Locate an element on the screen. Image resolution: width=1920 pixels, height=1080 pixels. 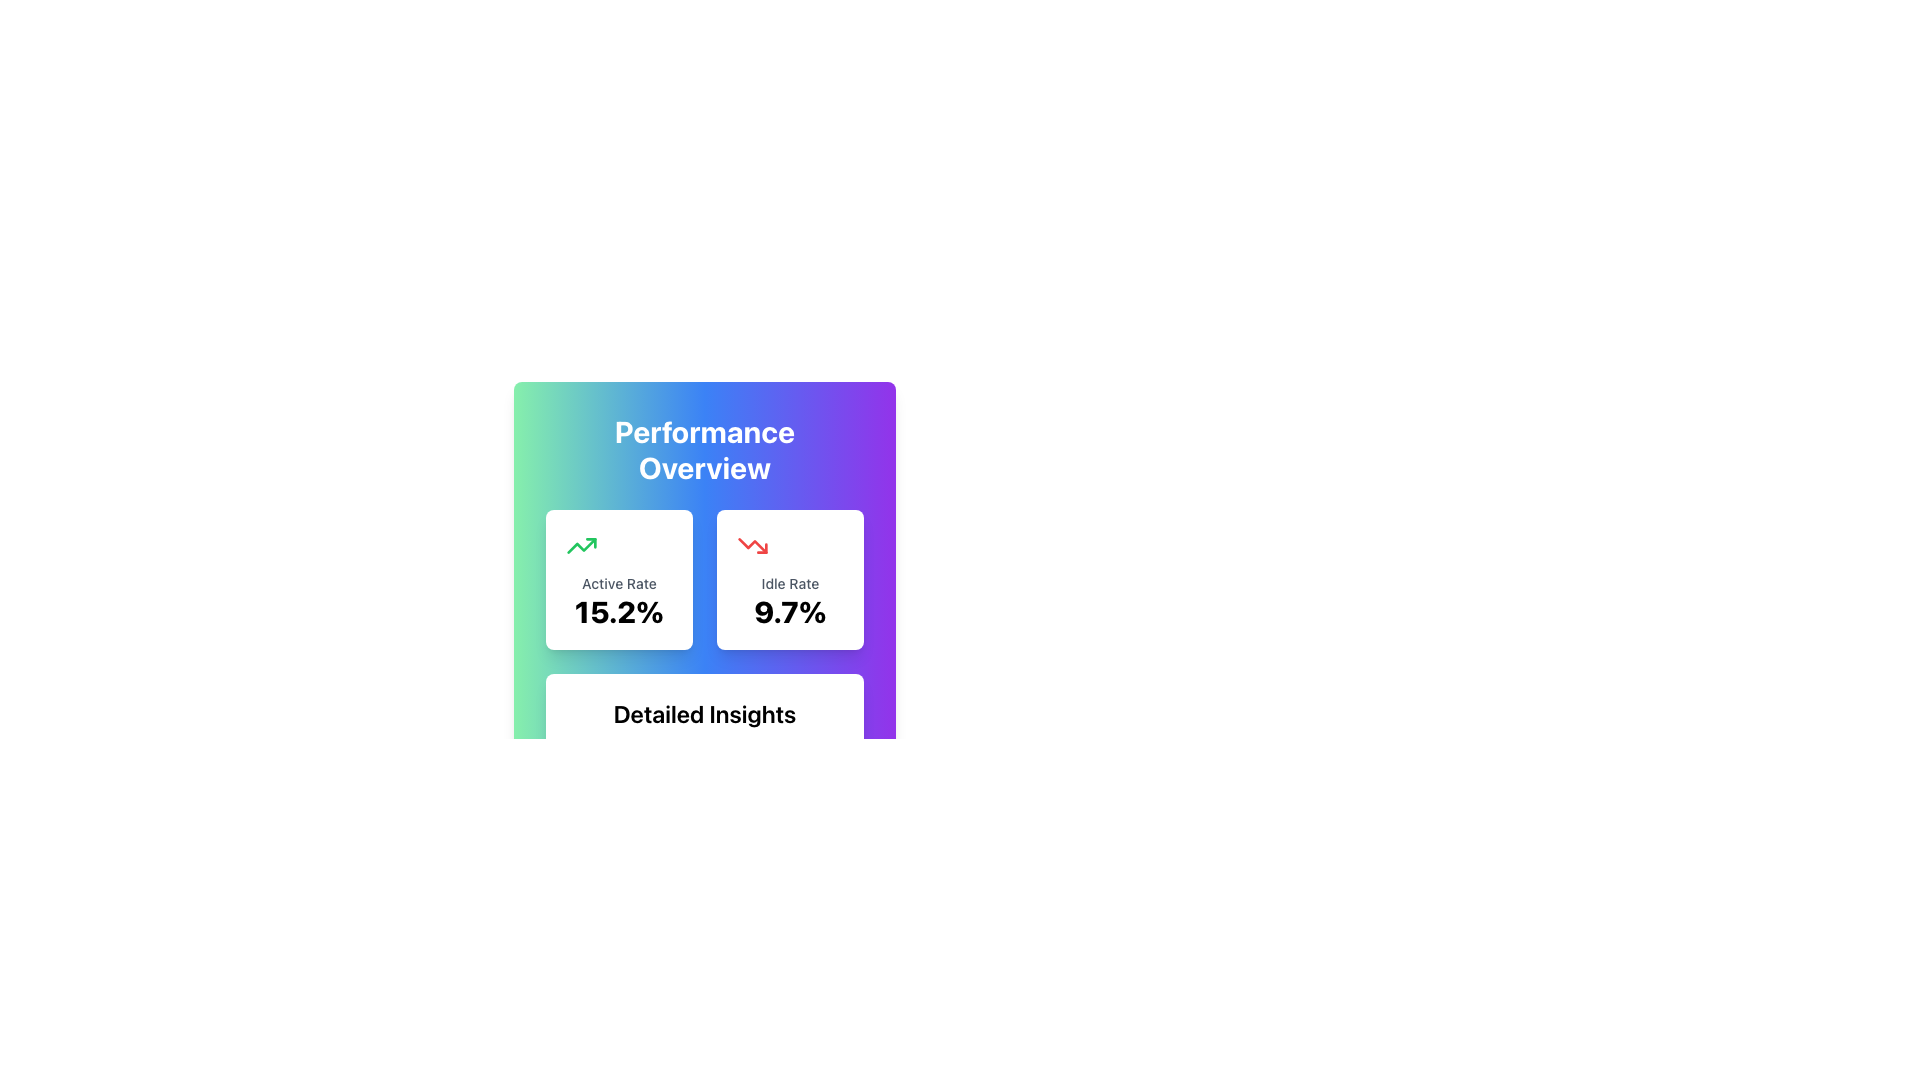
the text label displaying '9.7%' in bold, modern sans-serif font, located within the white rounded-corner panel in the 'Performance Overview' section is located at coordinates (789, 611).